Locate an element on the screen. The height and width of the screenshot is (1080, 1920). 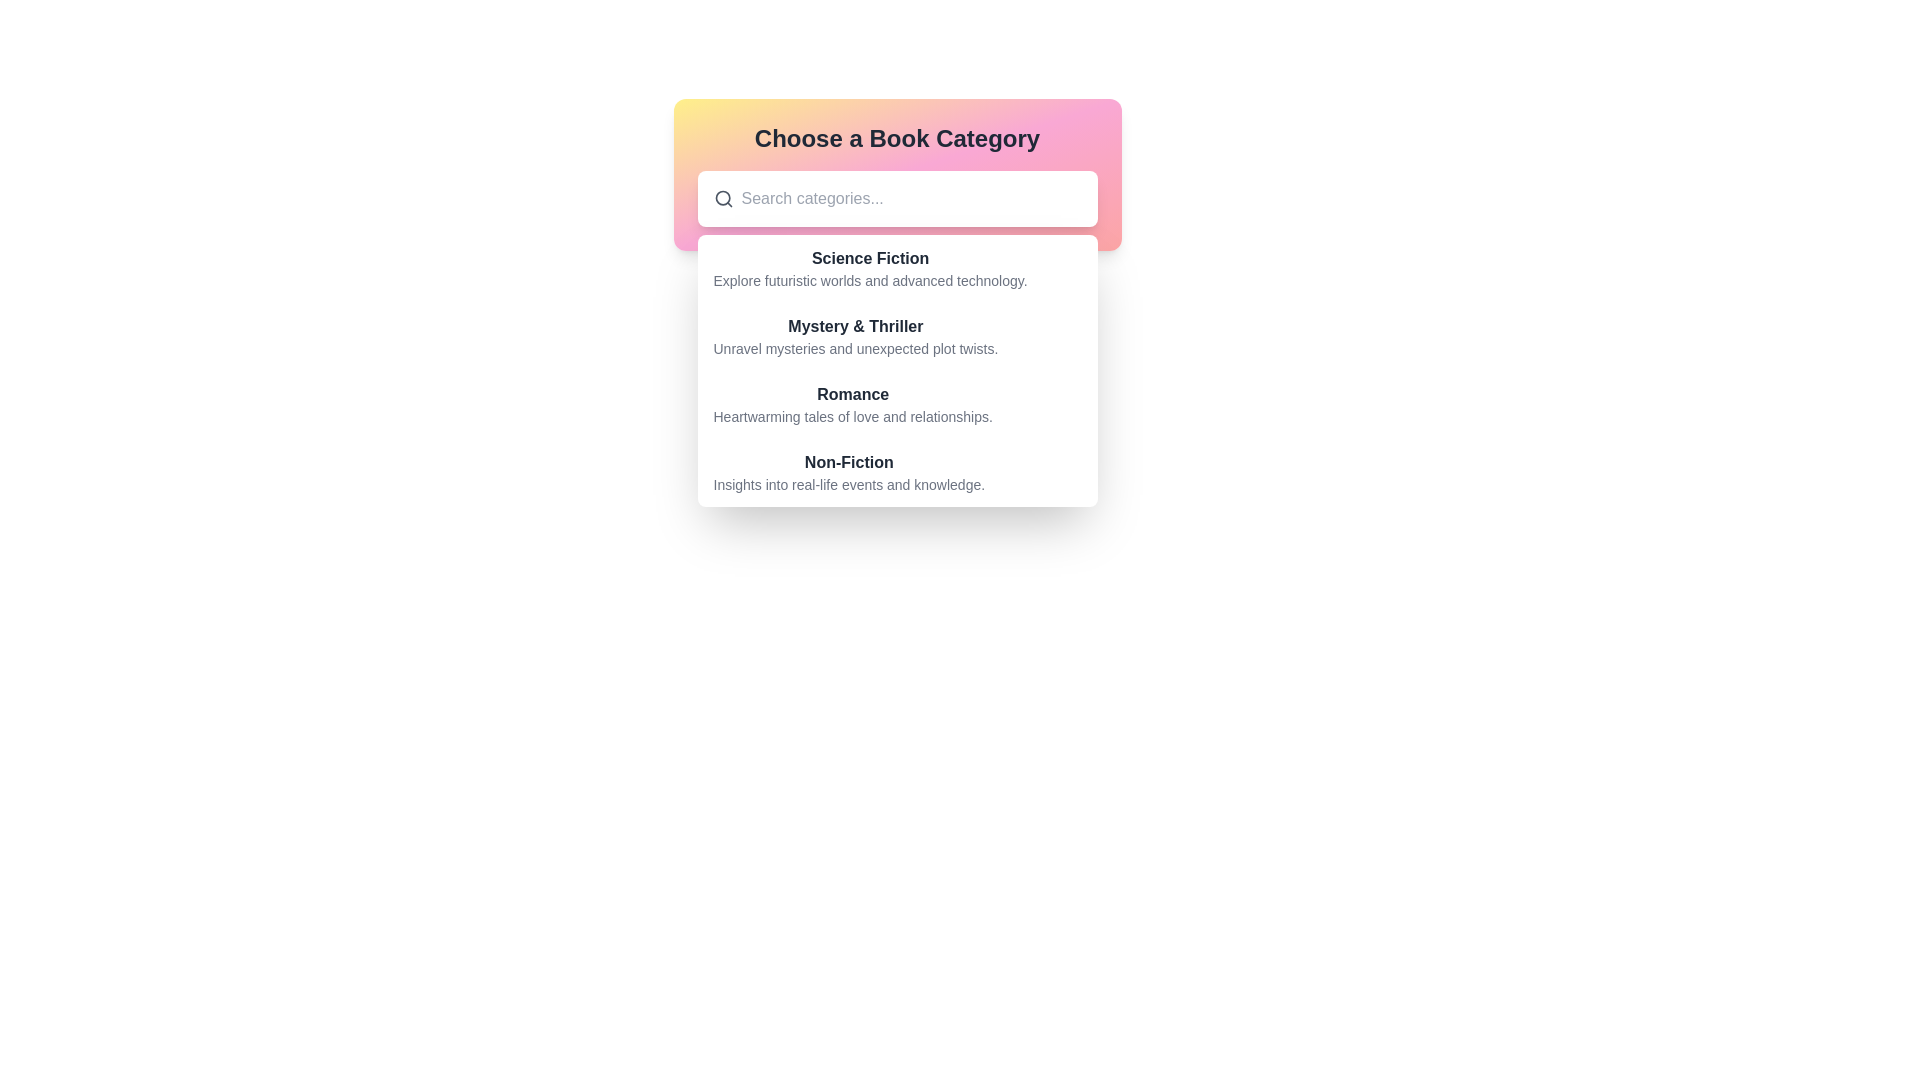
the first list item for science fiction books, which is located below the 'Choose a Book Category' heading and directly below the search bar is located at coordinates (870, 268).